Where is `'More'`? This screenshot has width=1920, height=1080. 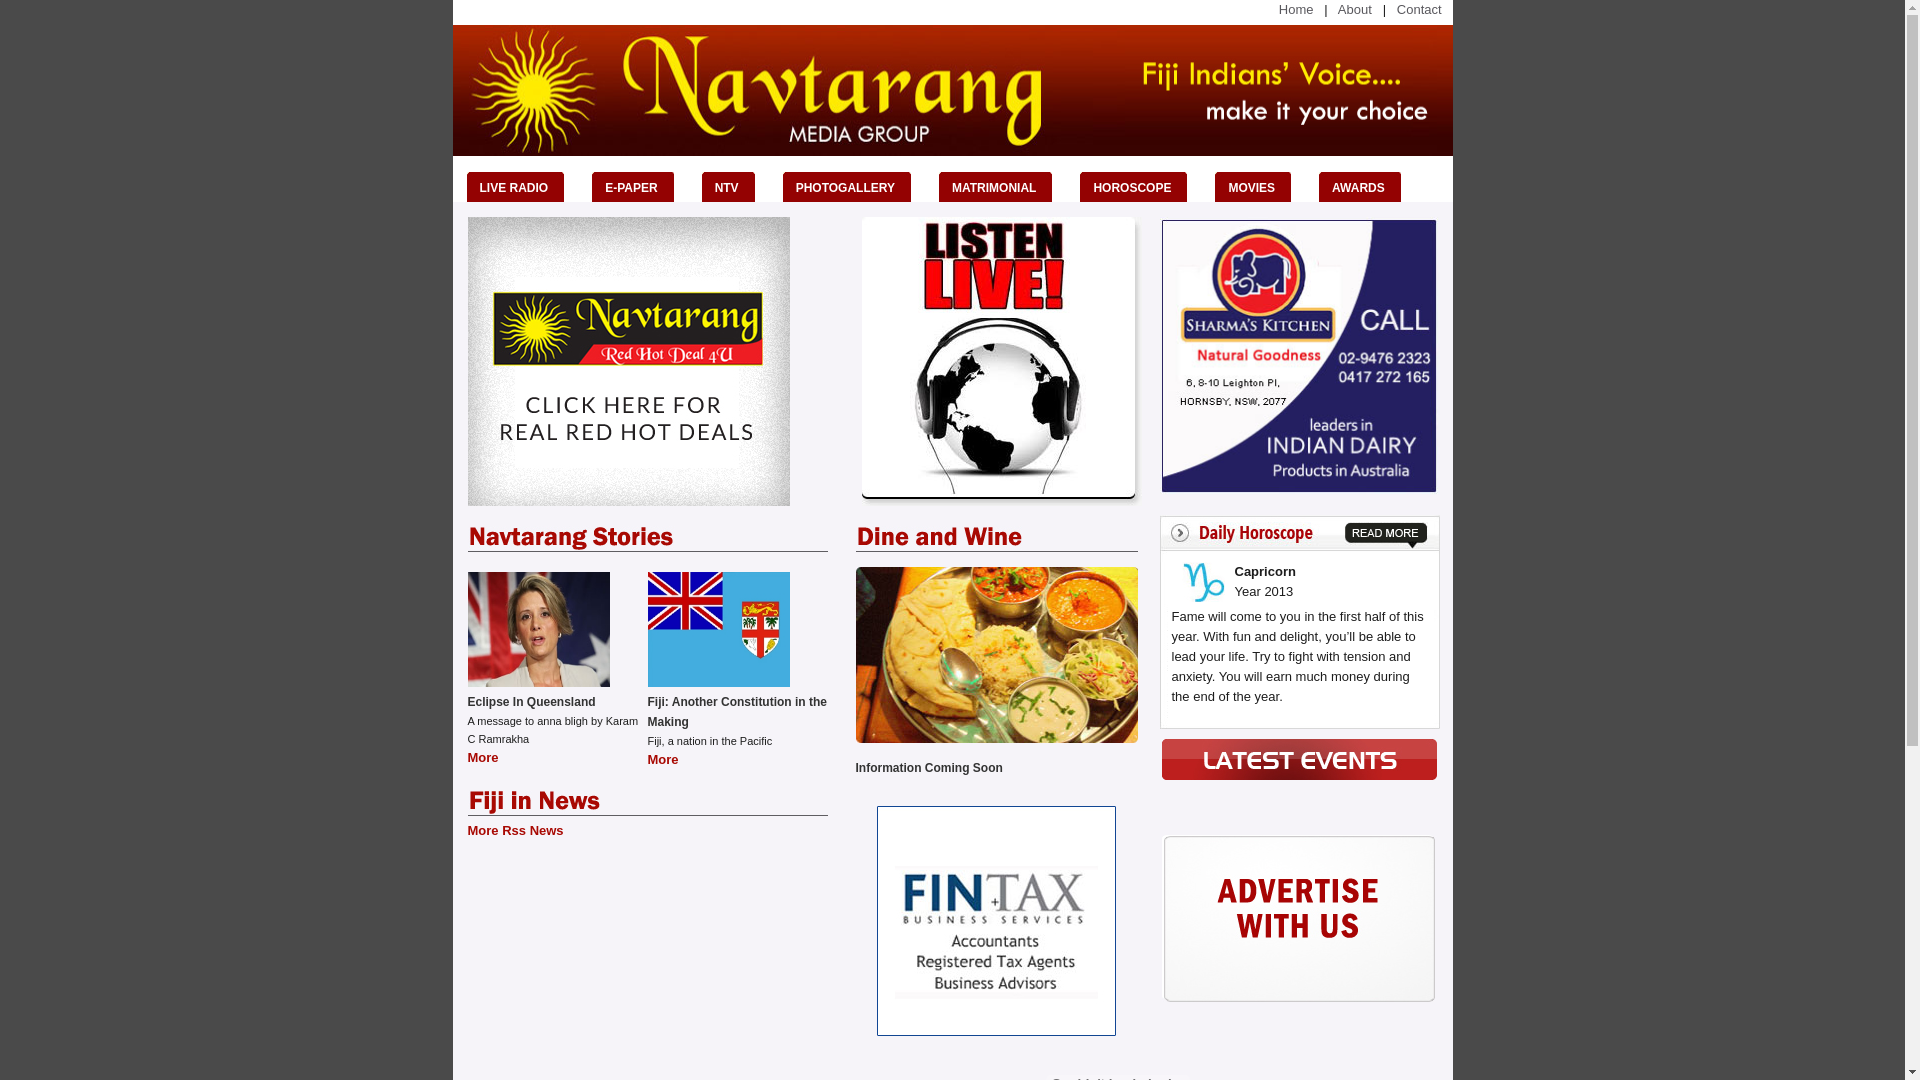 'More' is located at coordinates (663, 759).